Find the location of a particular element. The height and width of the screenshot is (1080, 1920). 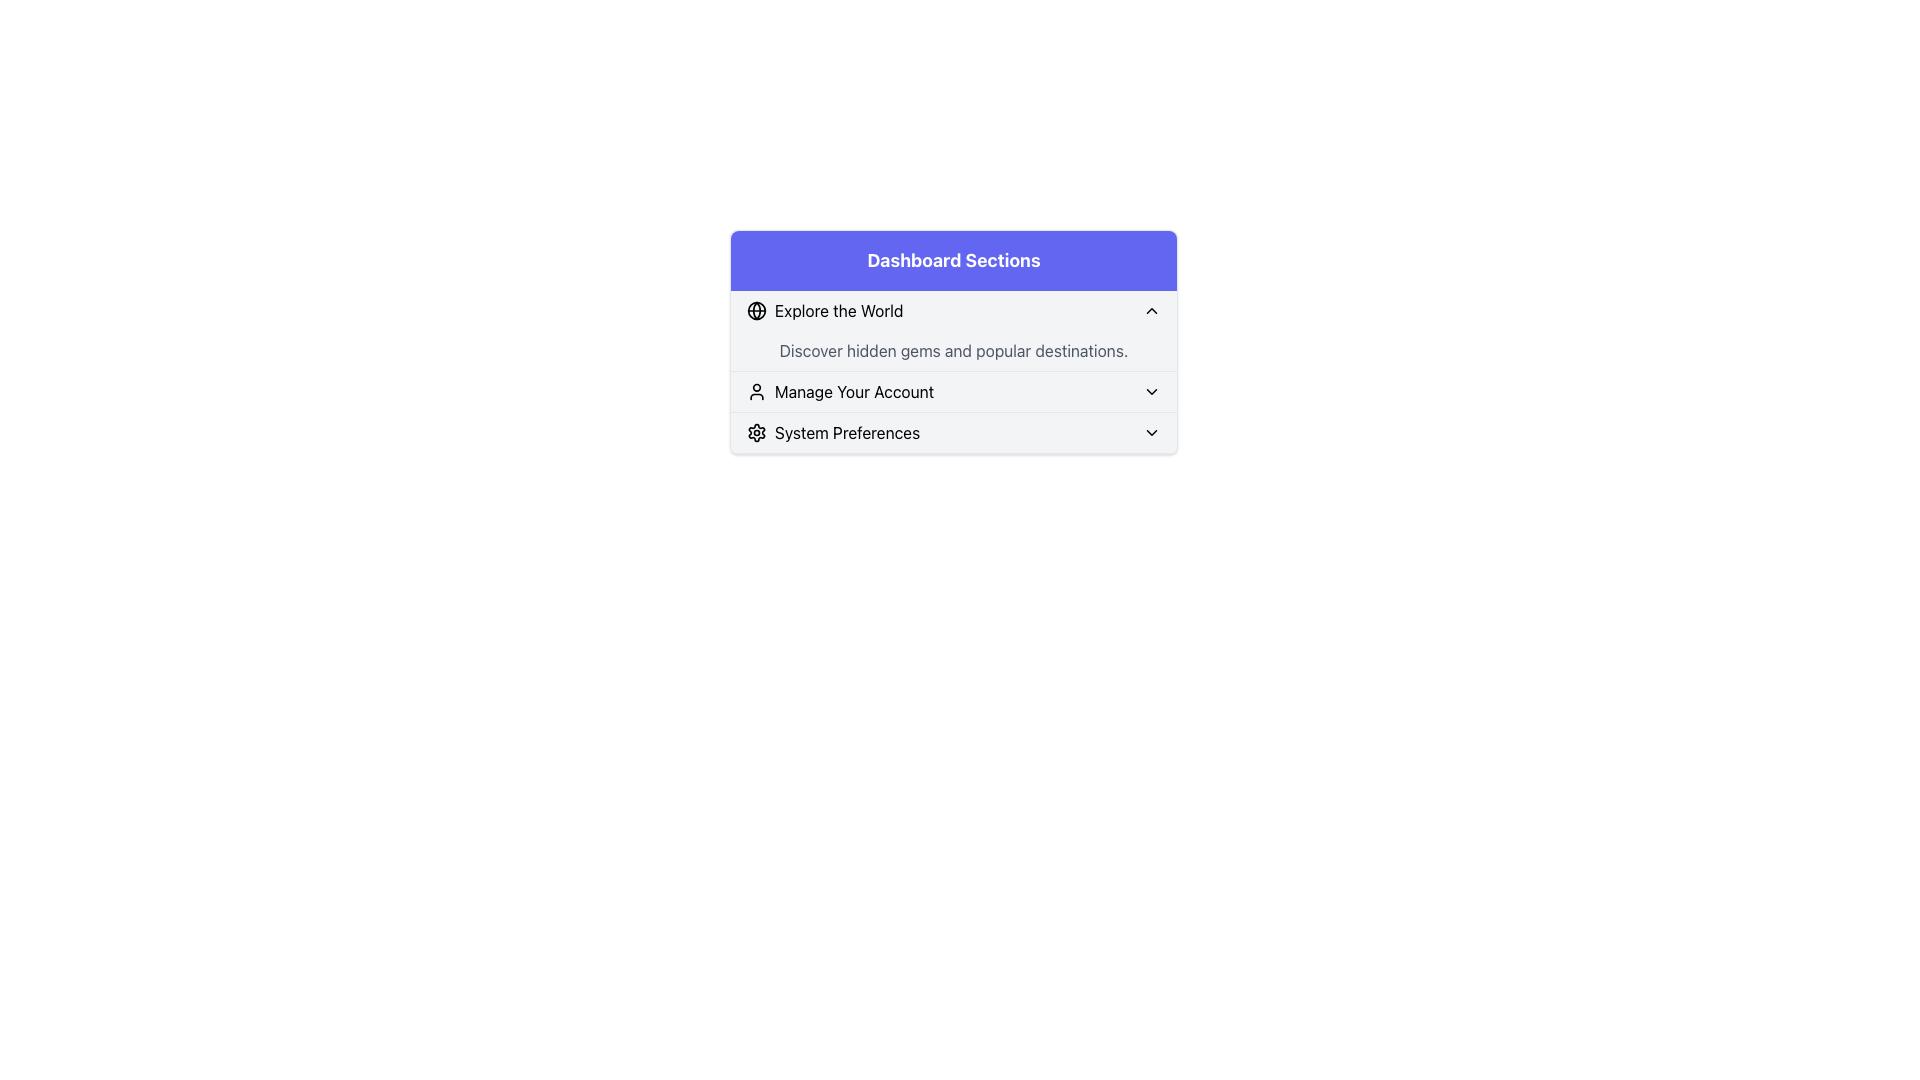

the descriptive text label under the 'Explore the World' section in the 'Dashboard Sections' panel is located at coordinates (953, 341).